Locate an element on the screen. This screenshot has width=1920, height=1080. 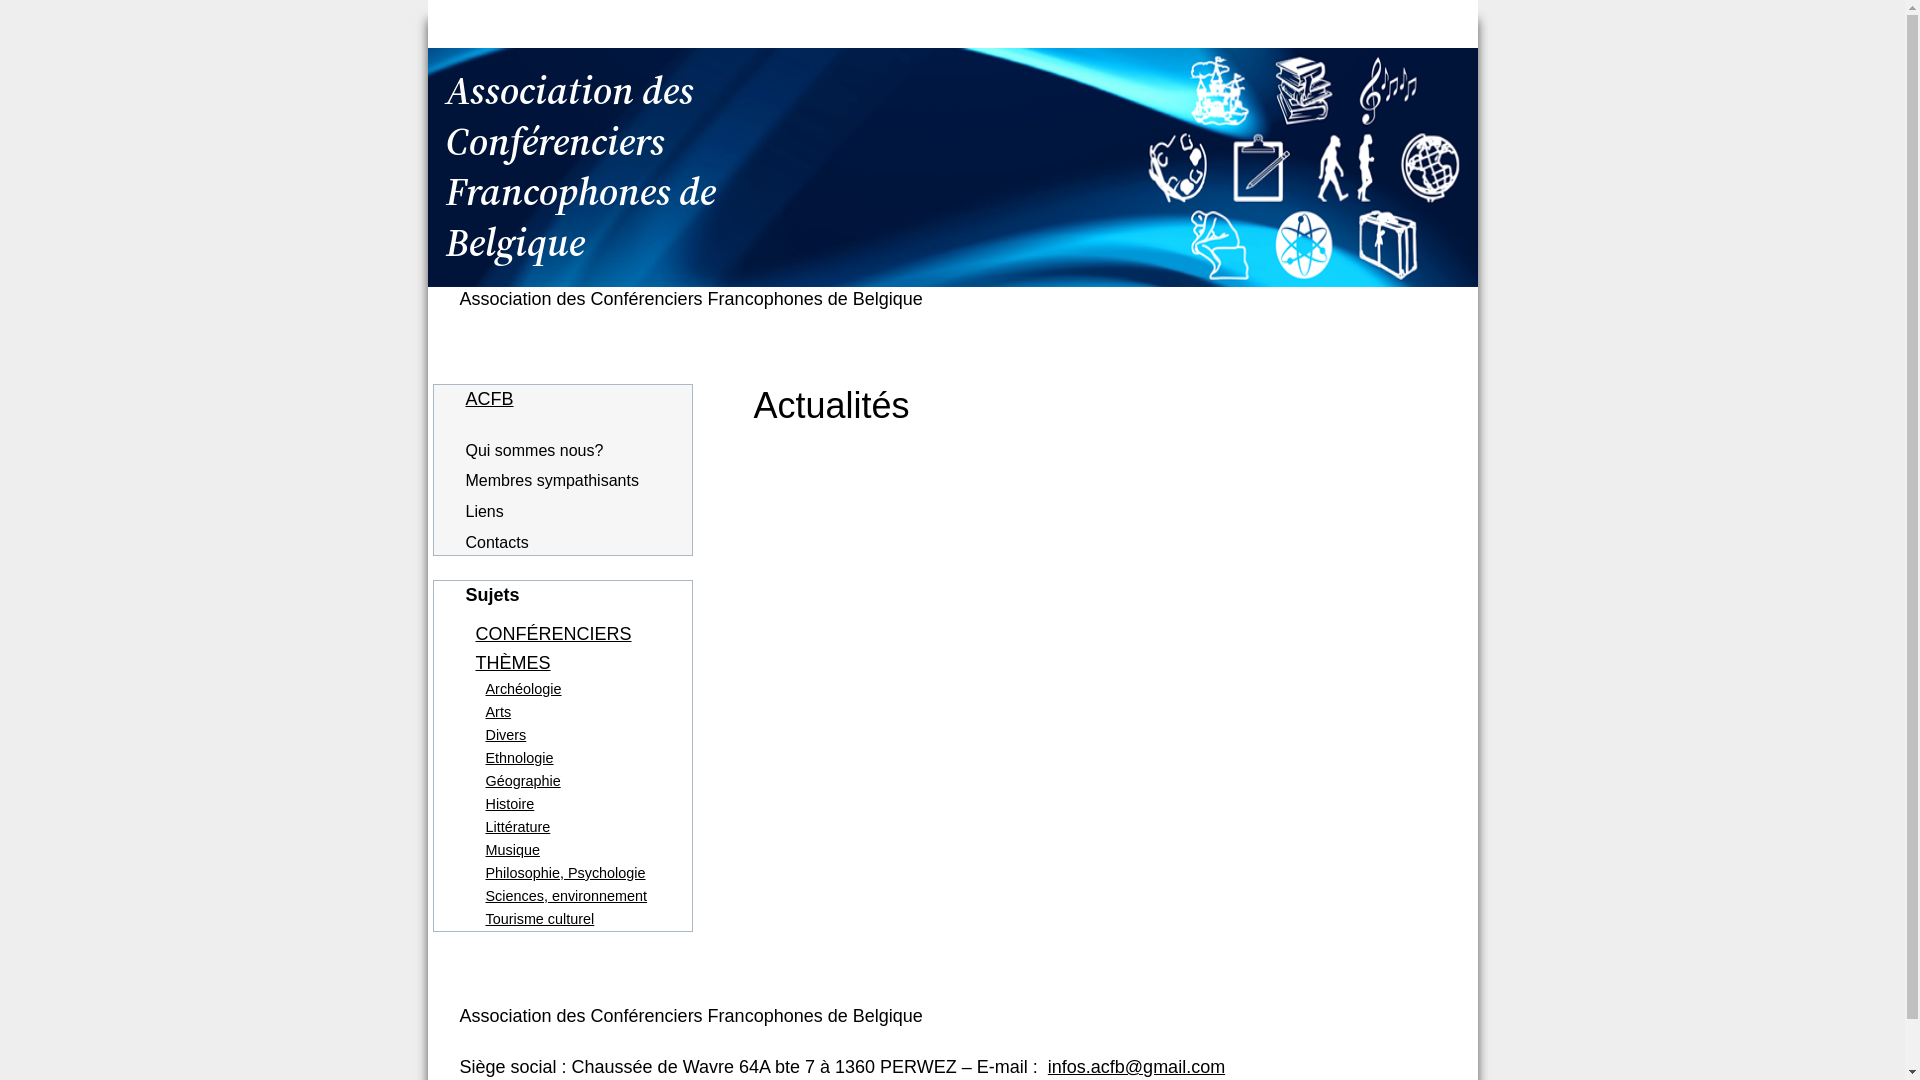
'infos.acfb@gmail.com' is located at coordinates (1136, 1066).